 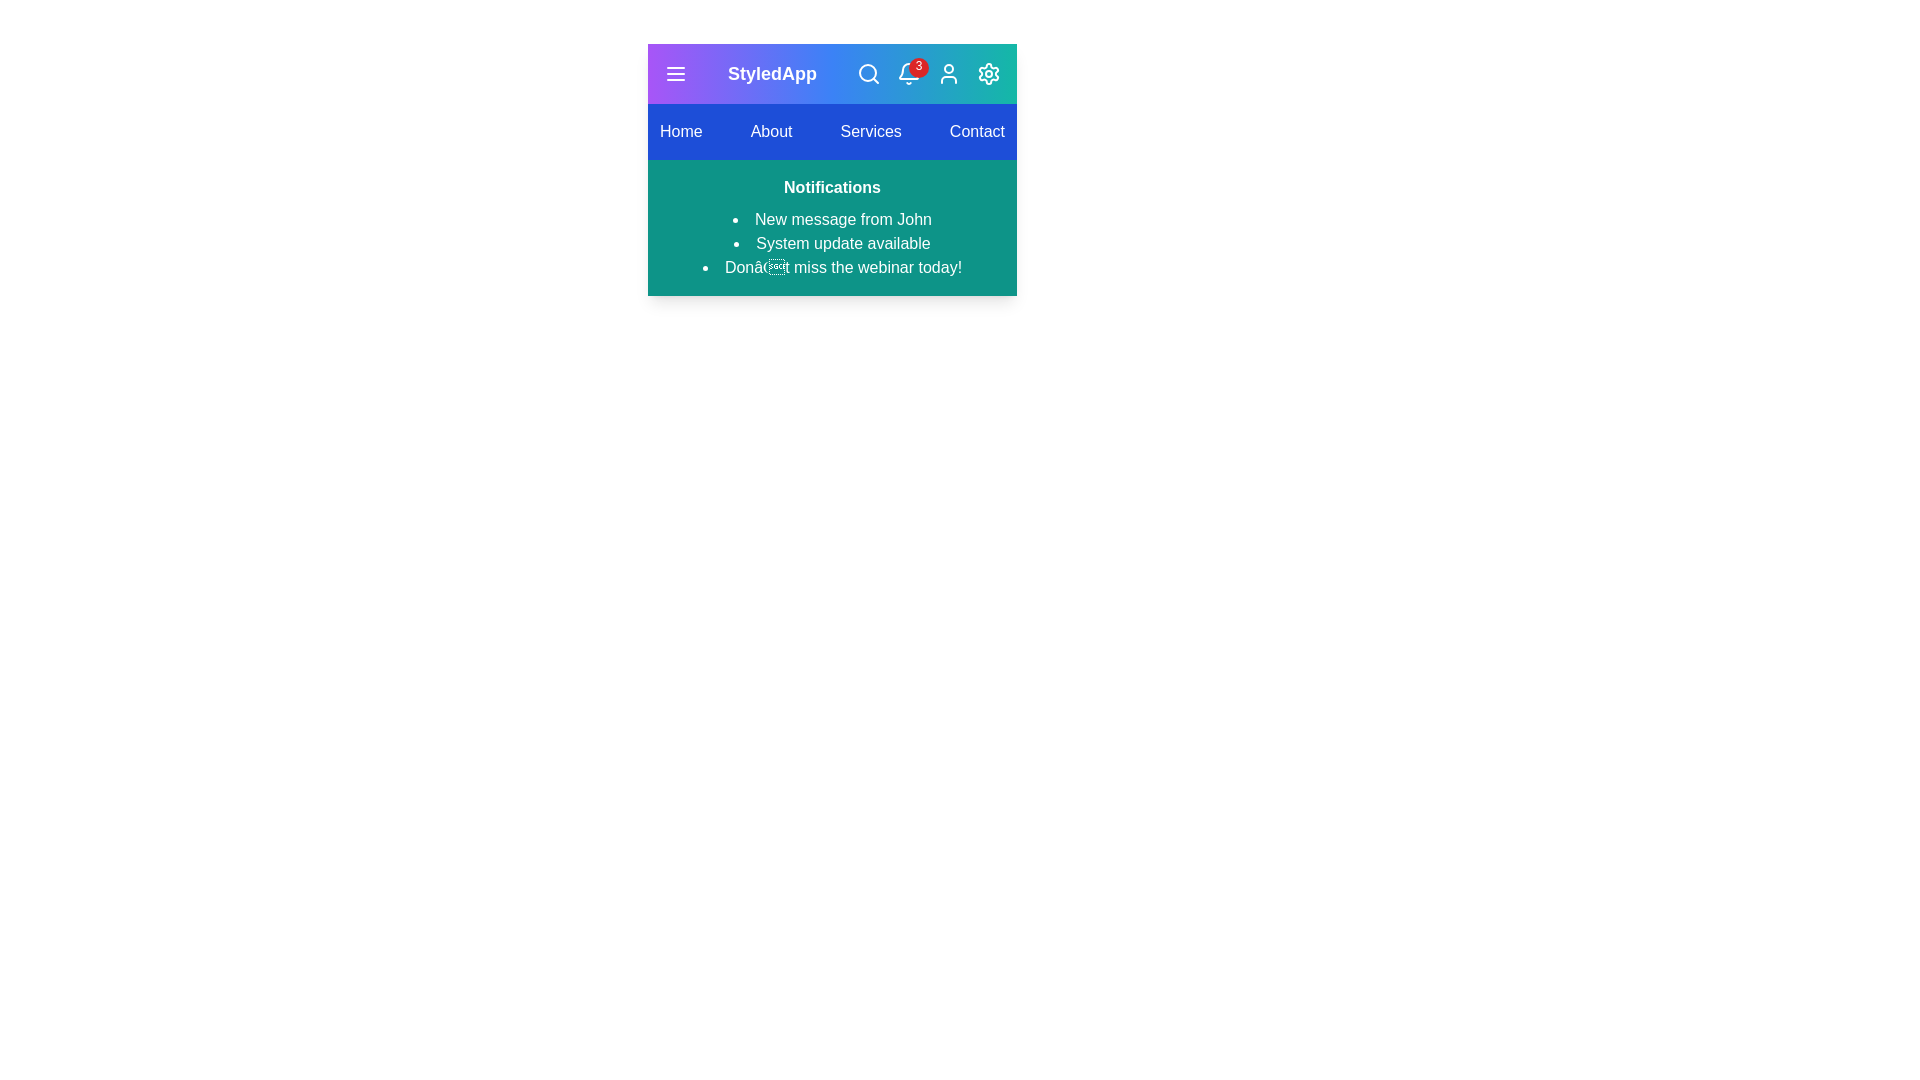 I want to click on the 'Contact' button with a blue background and white text, which is the fourth item in the navigation bar located at the top of the interface, so click(x=977, y=131).